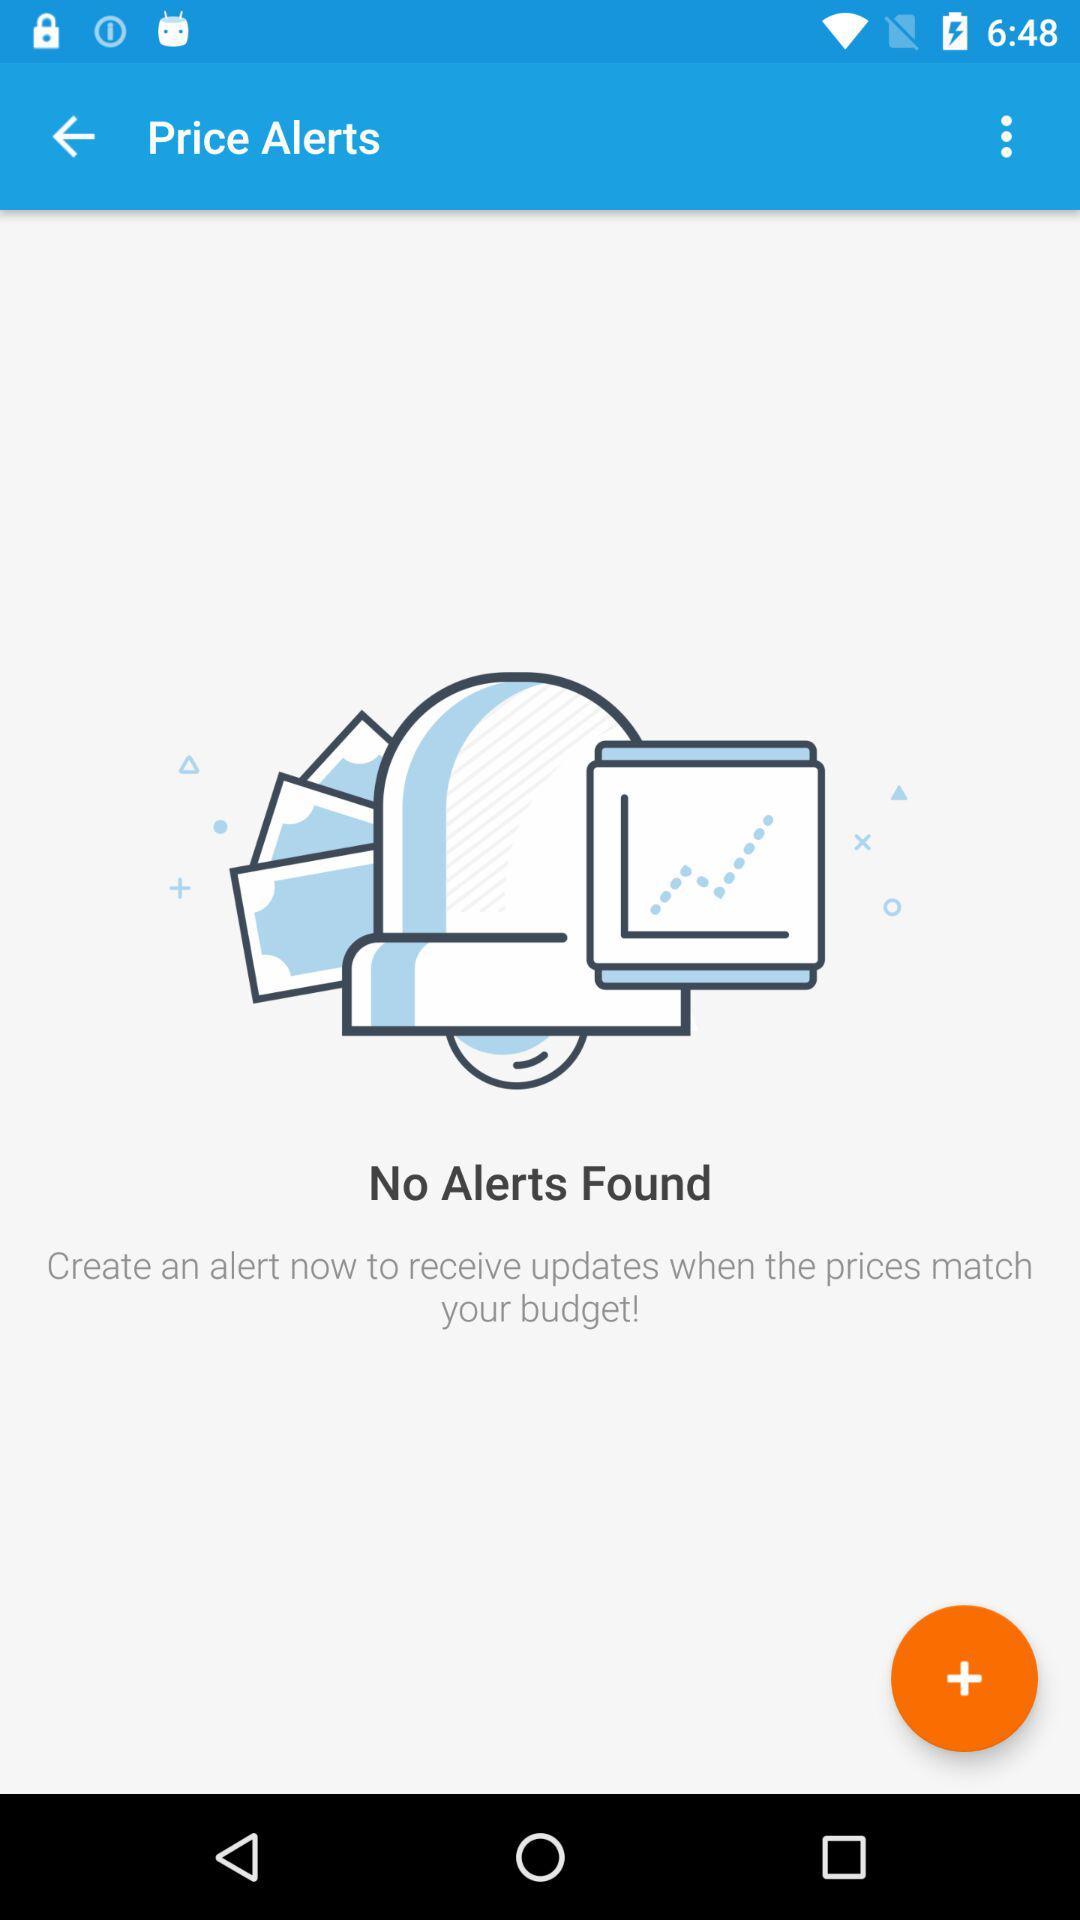 The height and width of the screenshot is (1920, 1080). Describe the element at coordinates (963, 1678) in the screenshot. I see `the add icon` at that location.